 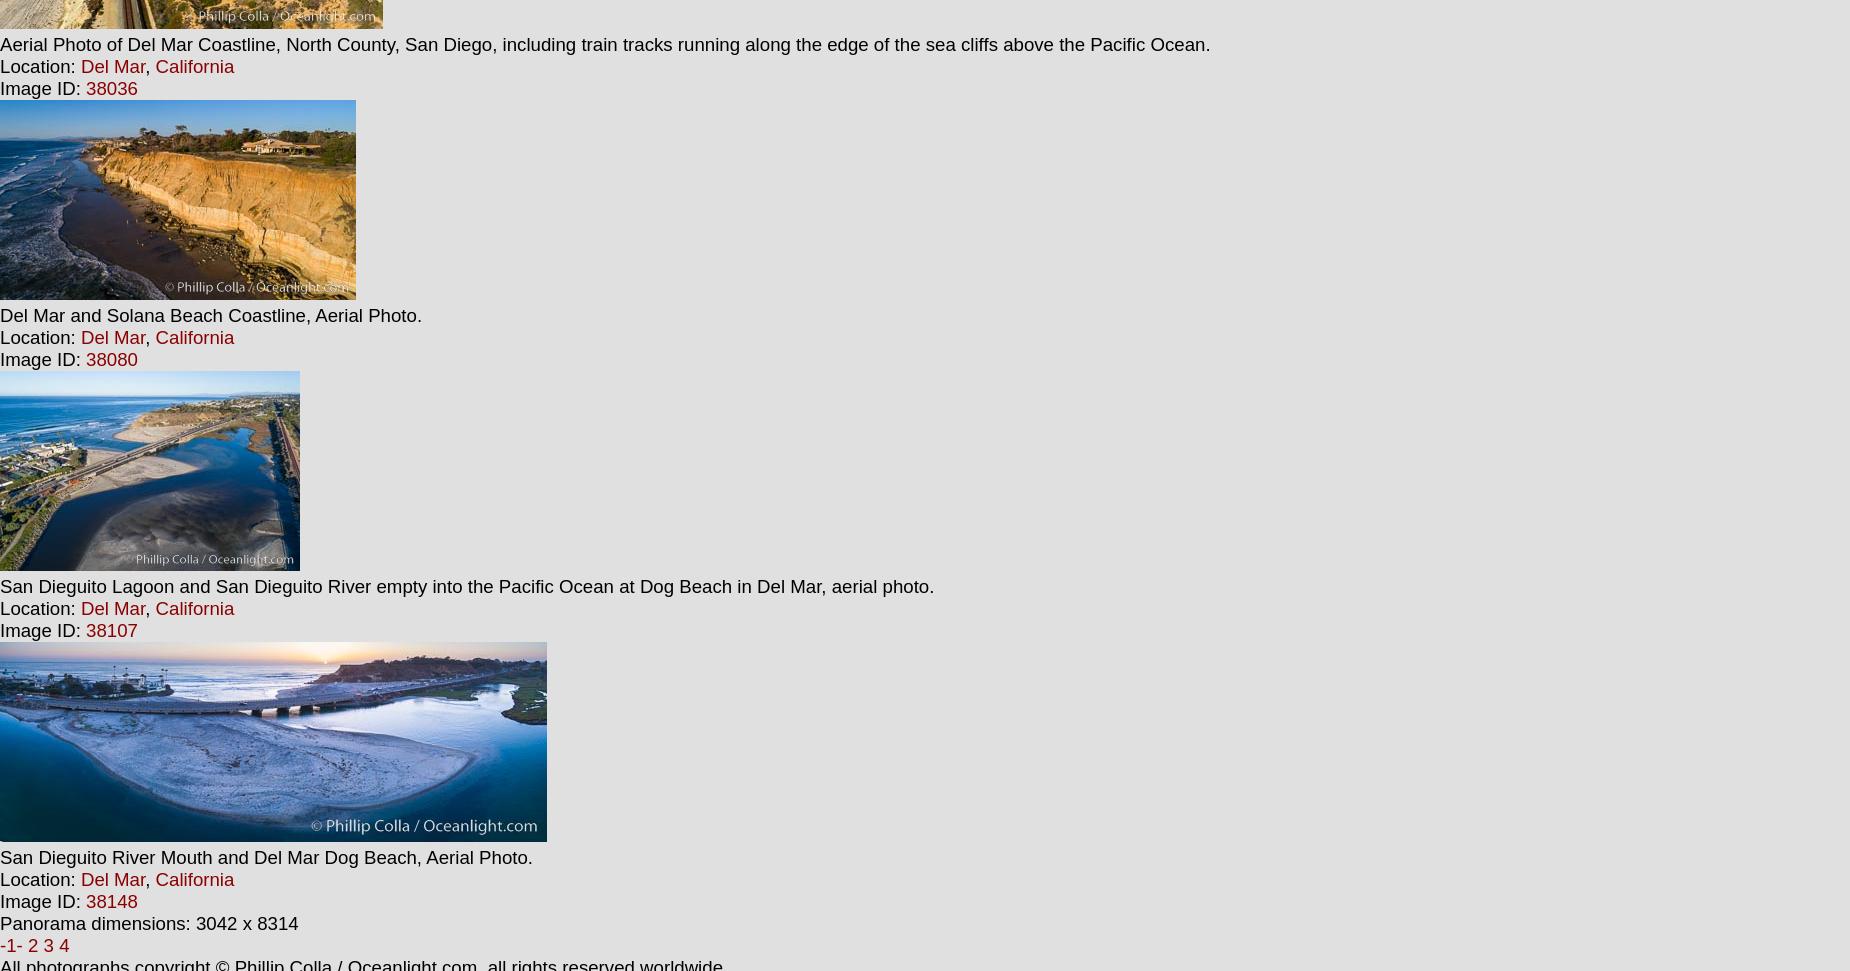 I want to click on 'Aerial Photo of Del Mar Coastline, North County, San Diego, including train tracks running along the edge of the sea cliffs above the Pacific Ocean.', so click(x=0, y=44).